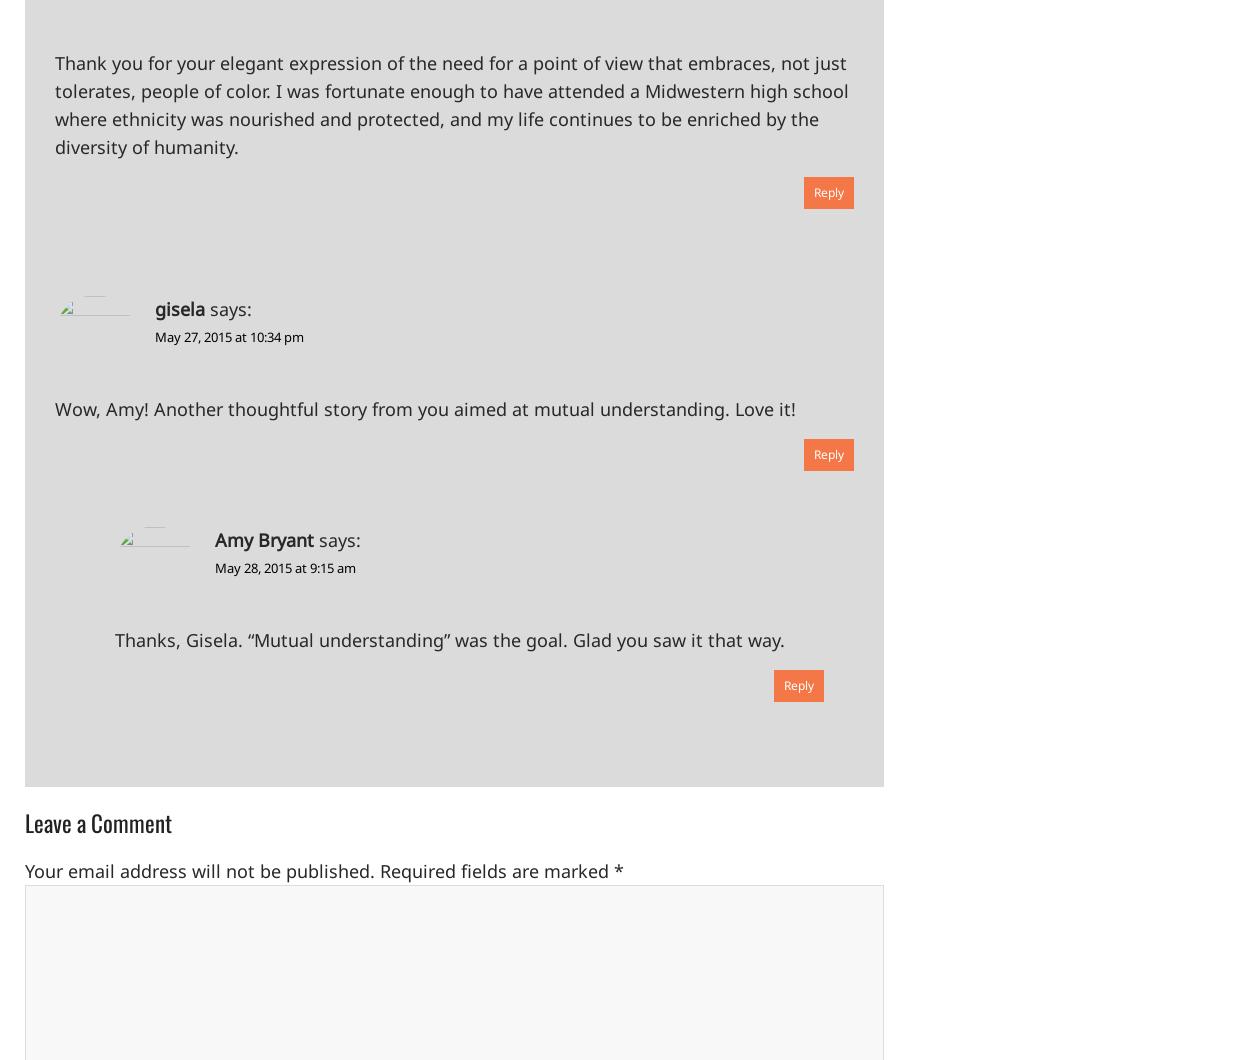 Image resolution: width=1250 pixels, height=1060 pixels. Describe the element at coordinates (213, 567) in the screenshot. I see `'May 28, 2015 at 9:15 am'` at that location.